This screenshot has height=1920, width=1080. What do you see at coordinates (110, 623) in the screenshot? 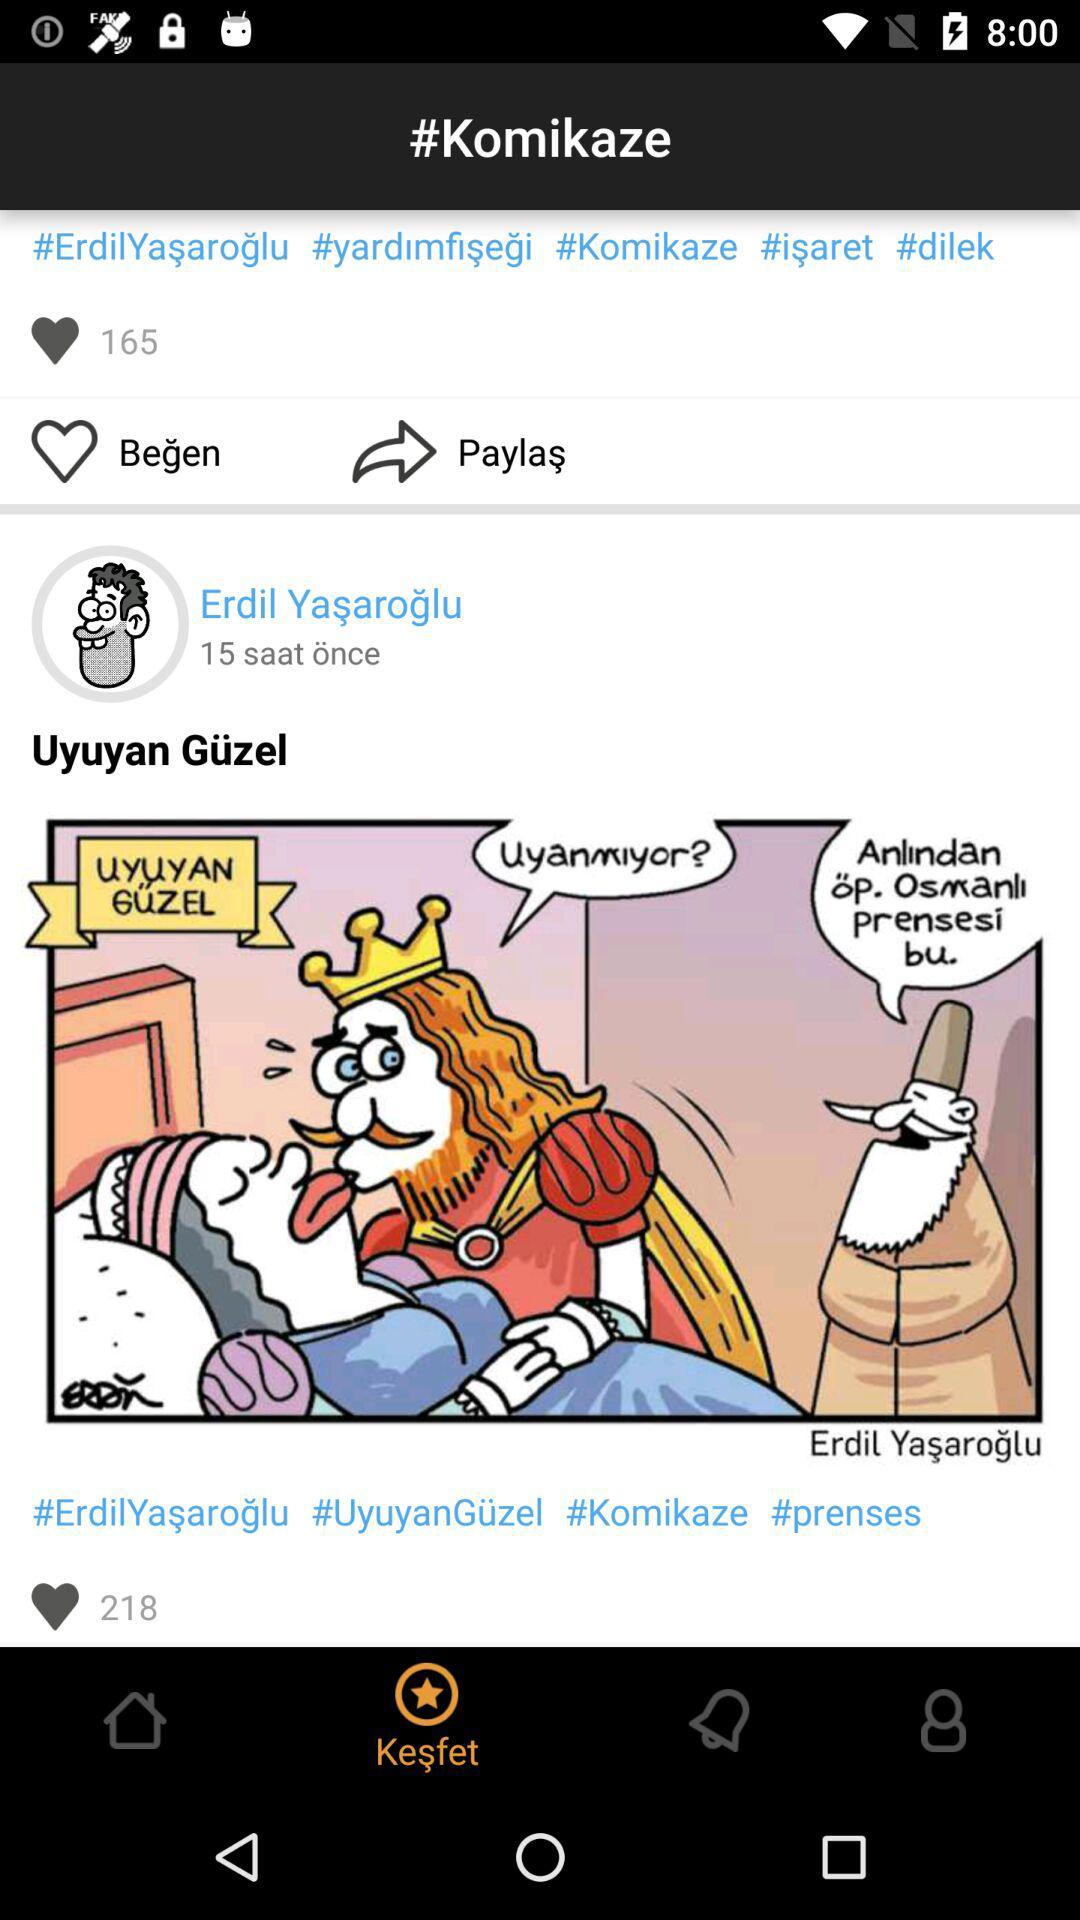
I see `the icon above uyuyan guzel` at bounding box center [110, 623].